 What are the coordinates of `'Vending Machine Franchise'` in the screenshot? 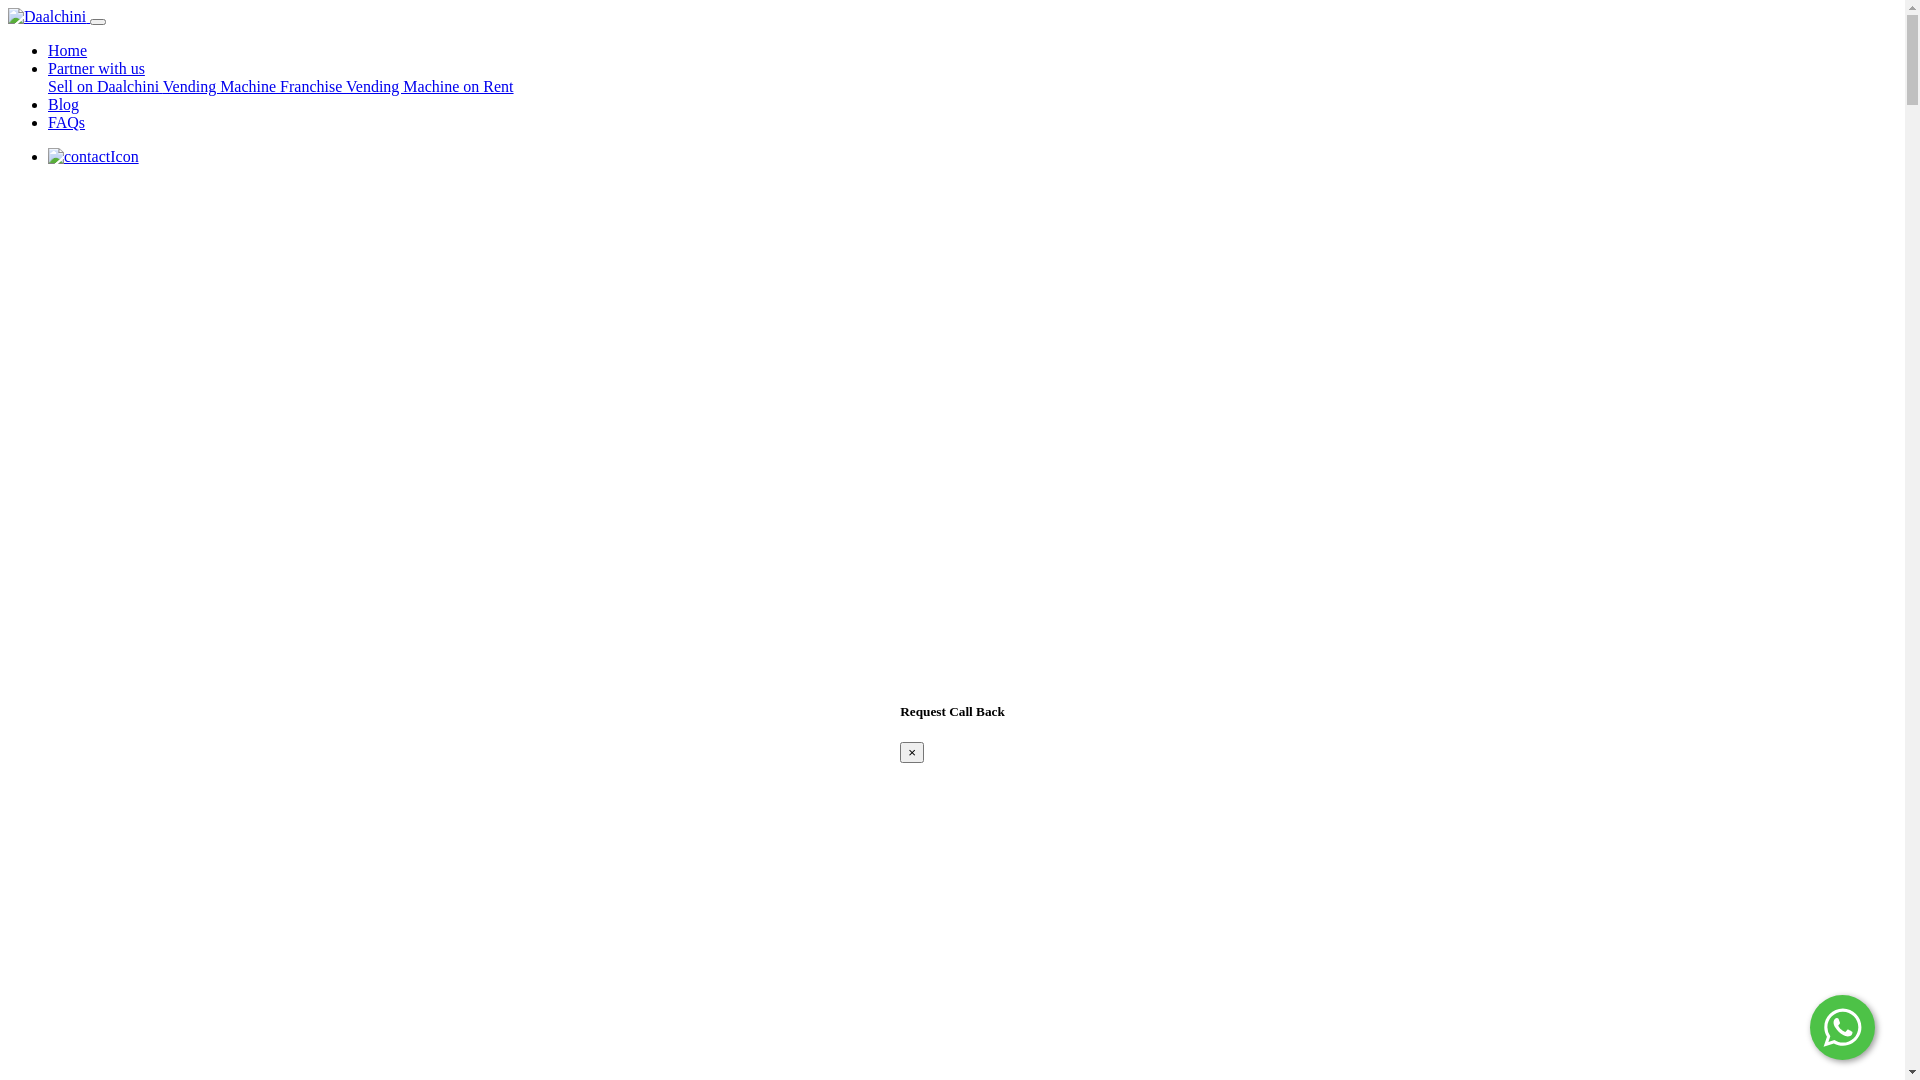 It's located at (253, 85).